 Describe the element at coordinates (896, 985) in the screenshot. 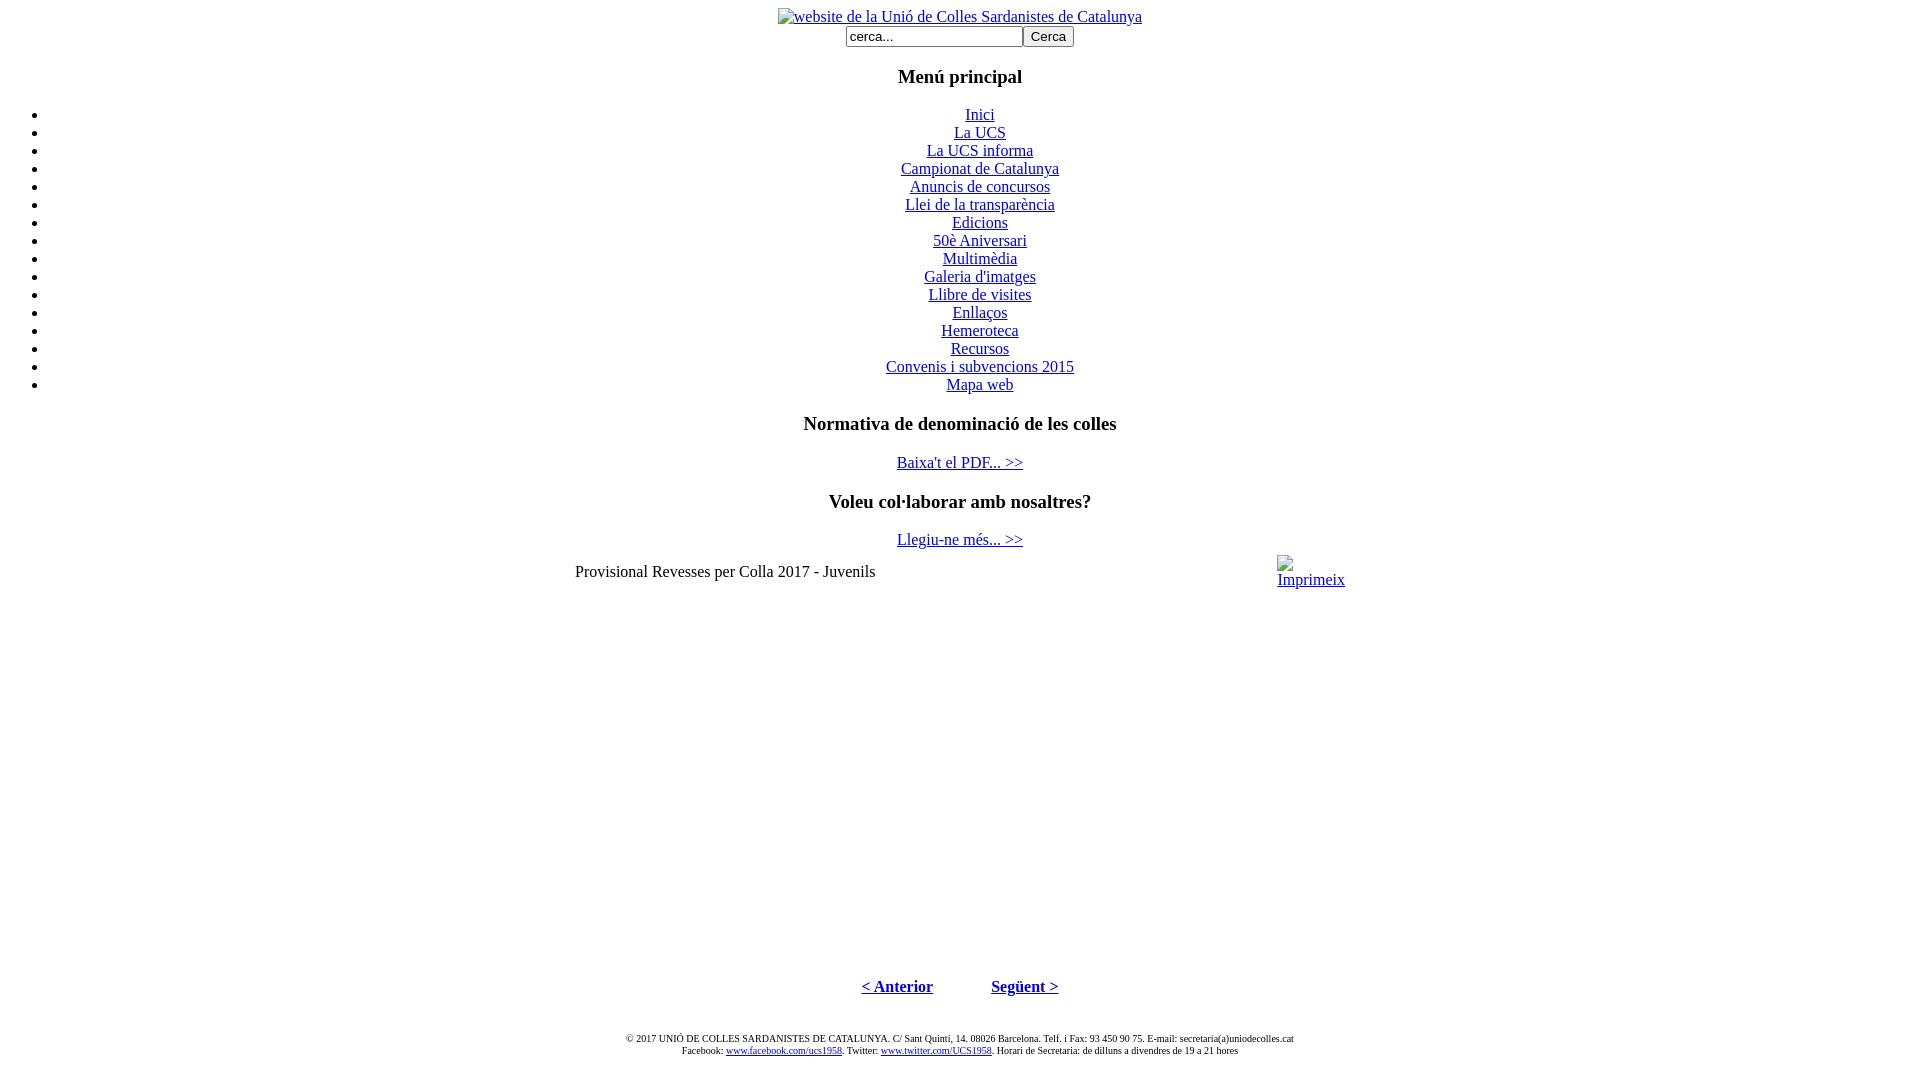

I see `'< Anterior'` at that location.